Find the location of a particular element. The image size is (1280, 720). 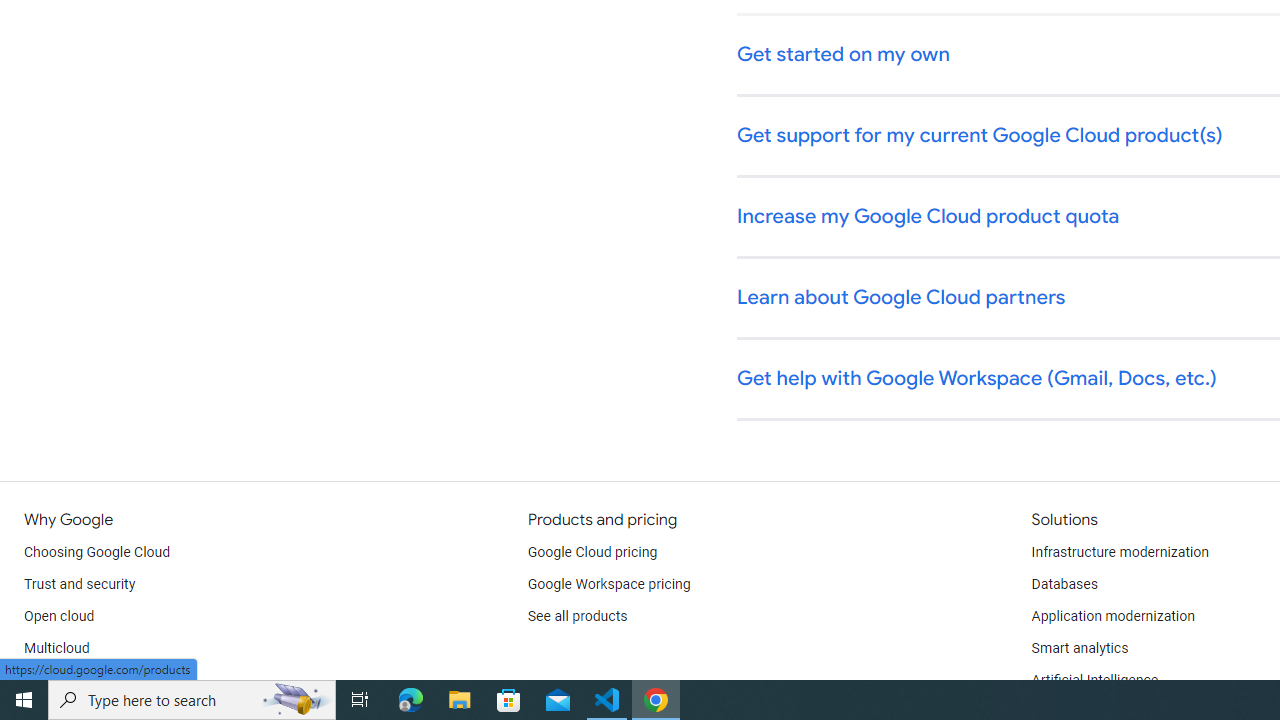

'Choosing Google Cloud' is located at coordinates (96, 552).